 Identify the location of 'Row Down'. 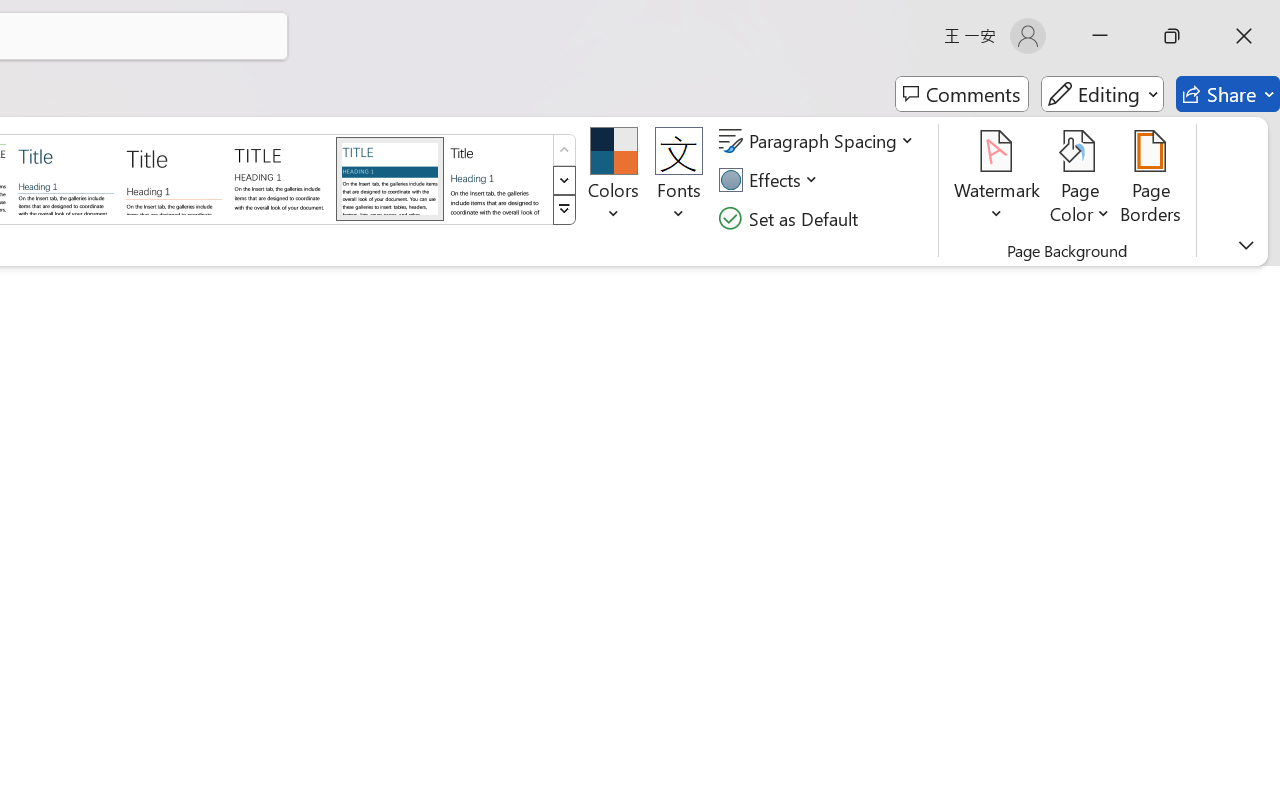
(563, 179).